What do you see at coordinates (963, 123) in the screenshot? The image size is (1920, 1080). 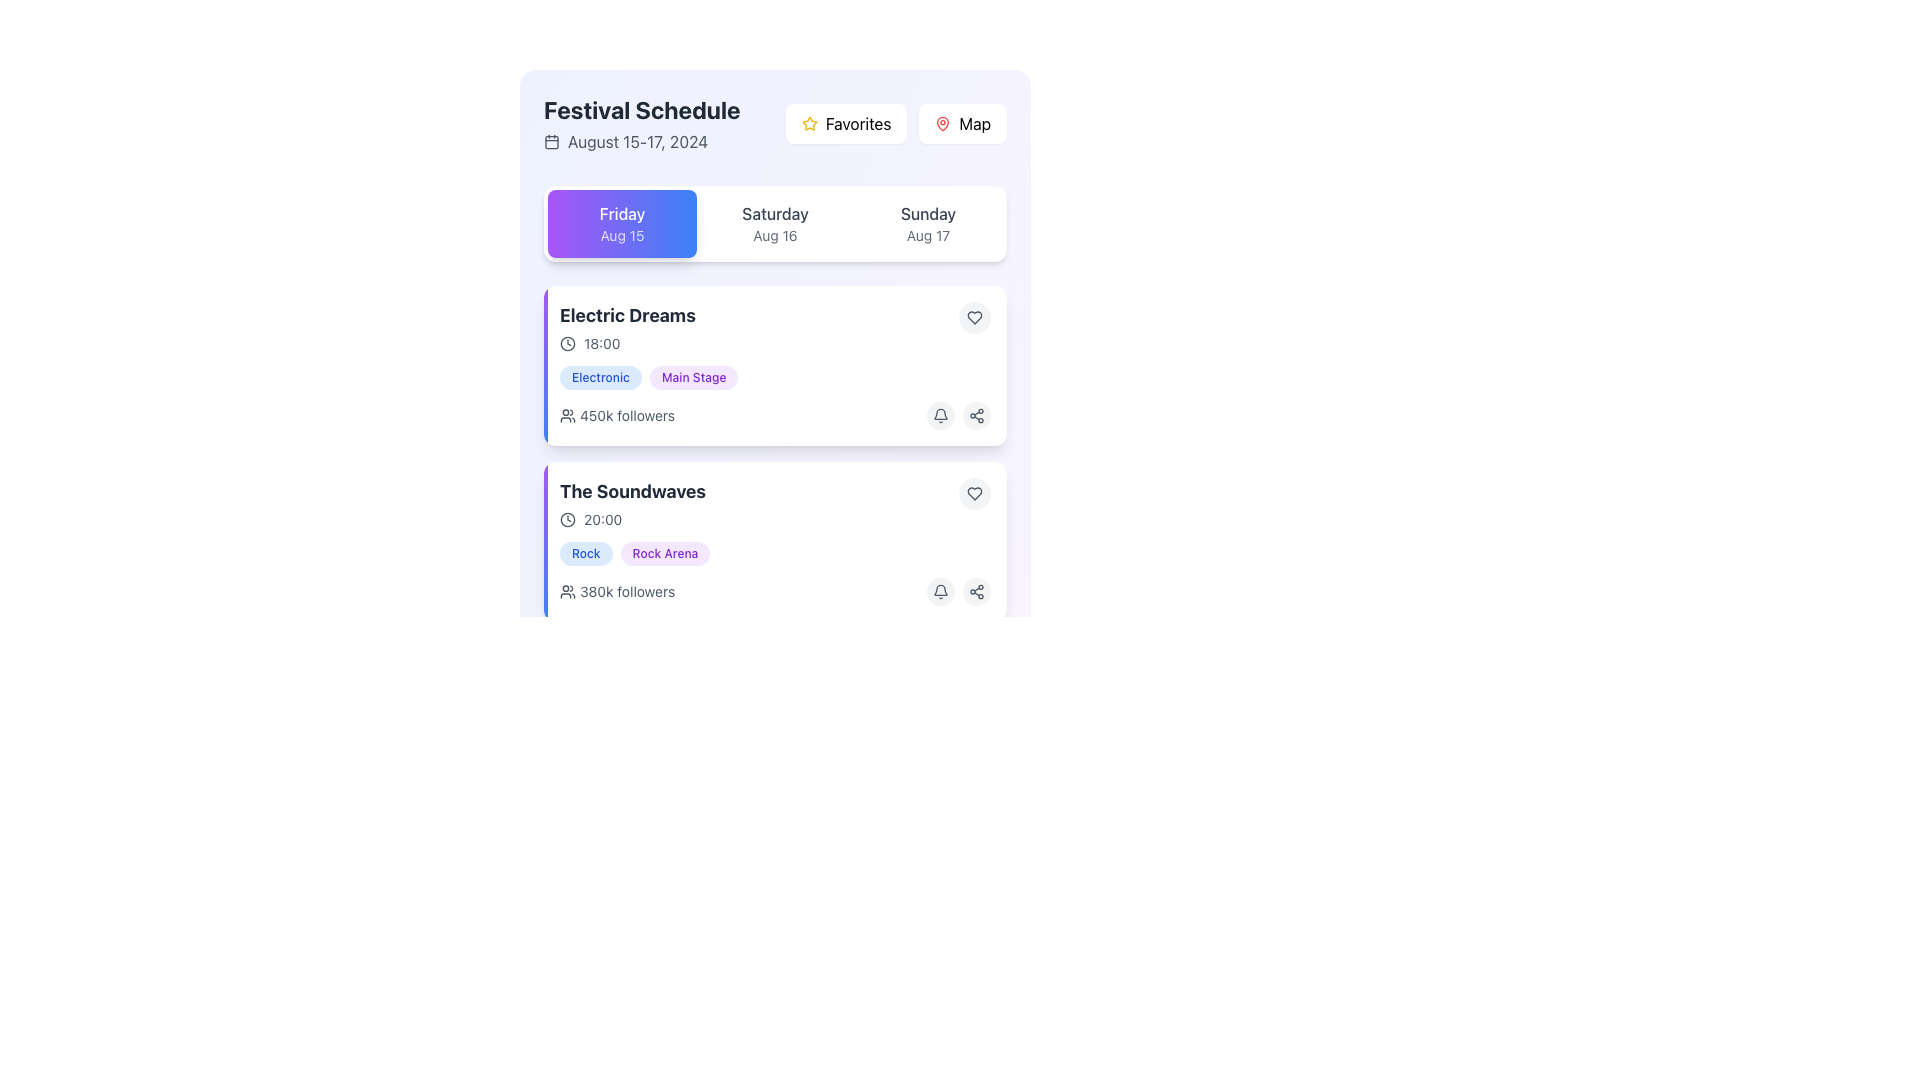 I see `the 'Map' button located at the top-right of the main interface` at bounding box center [963, 123].